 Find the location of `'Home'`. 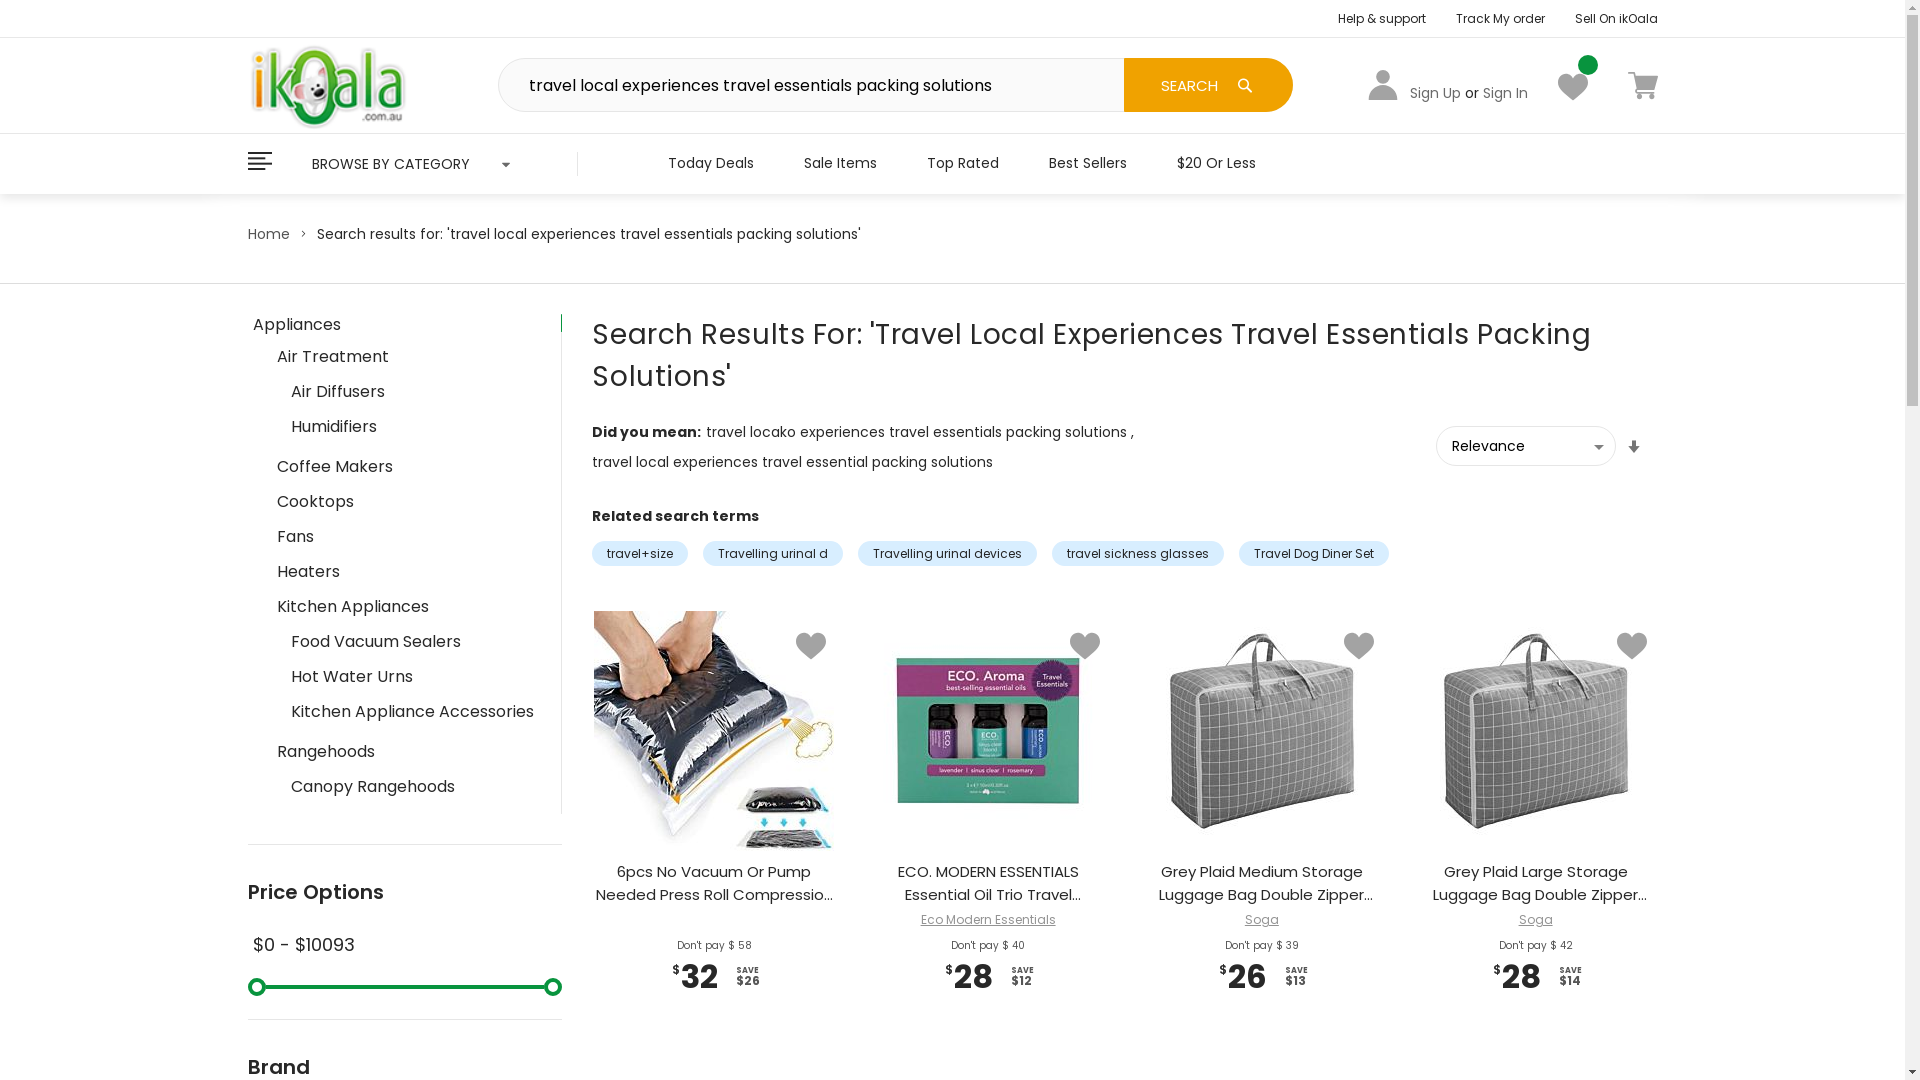

'Home' is located at coordinates (267, 233).